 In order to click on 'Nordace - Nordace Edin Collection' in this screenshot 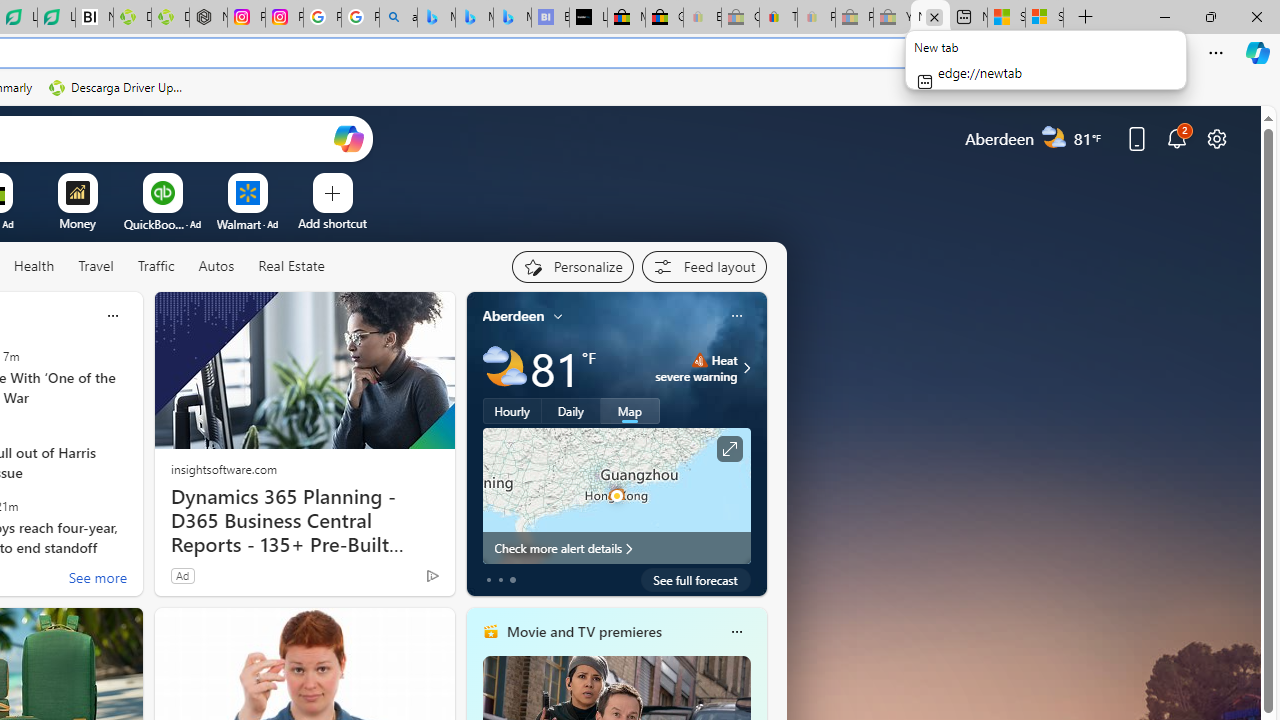, I will do `click(208, 17)`.